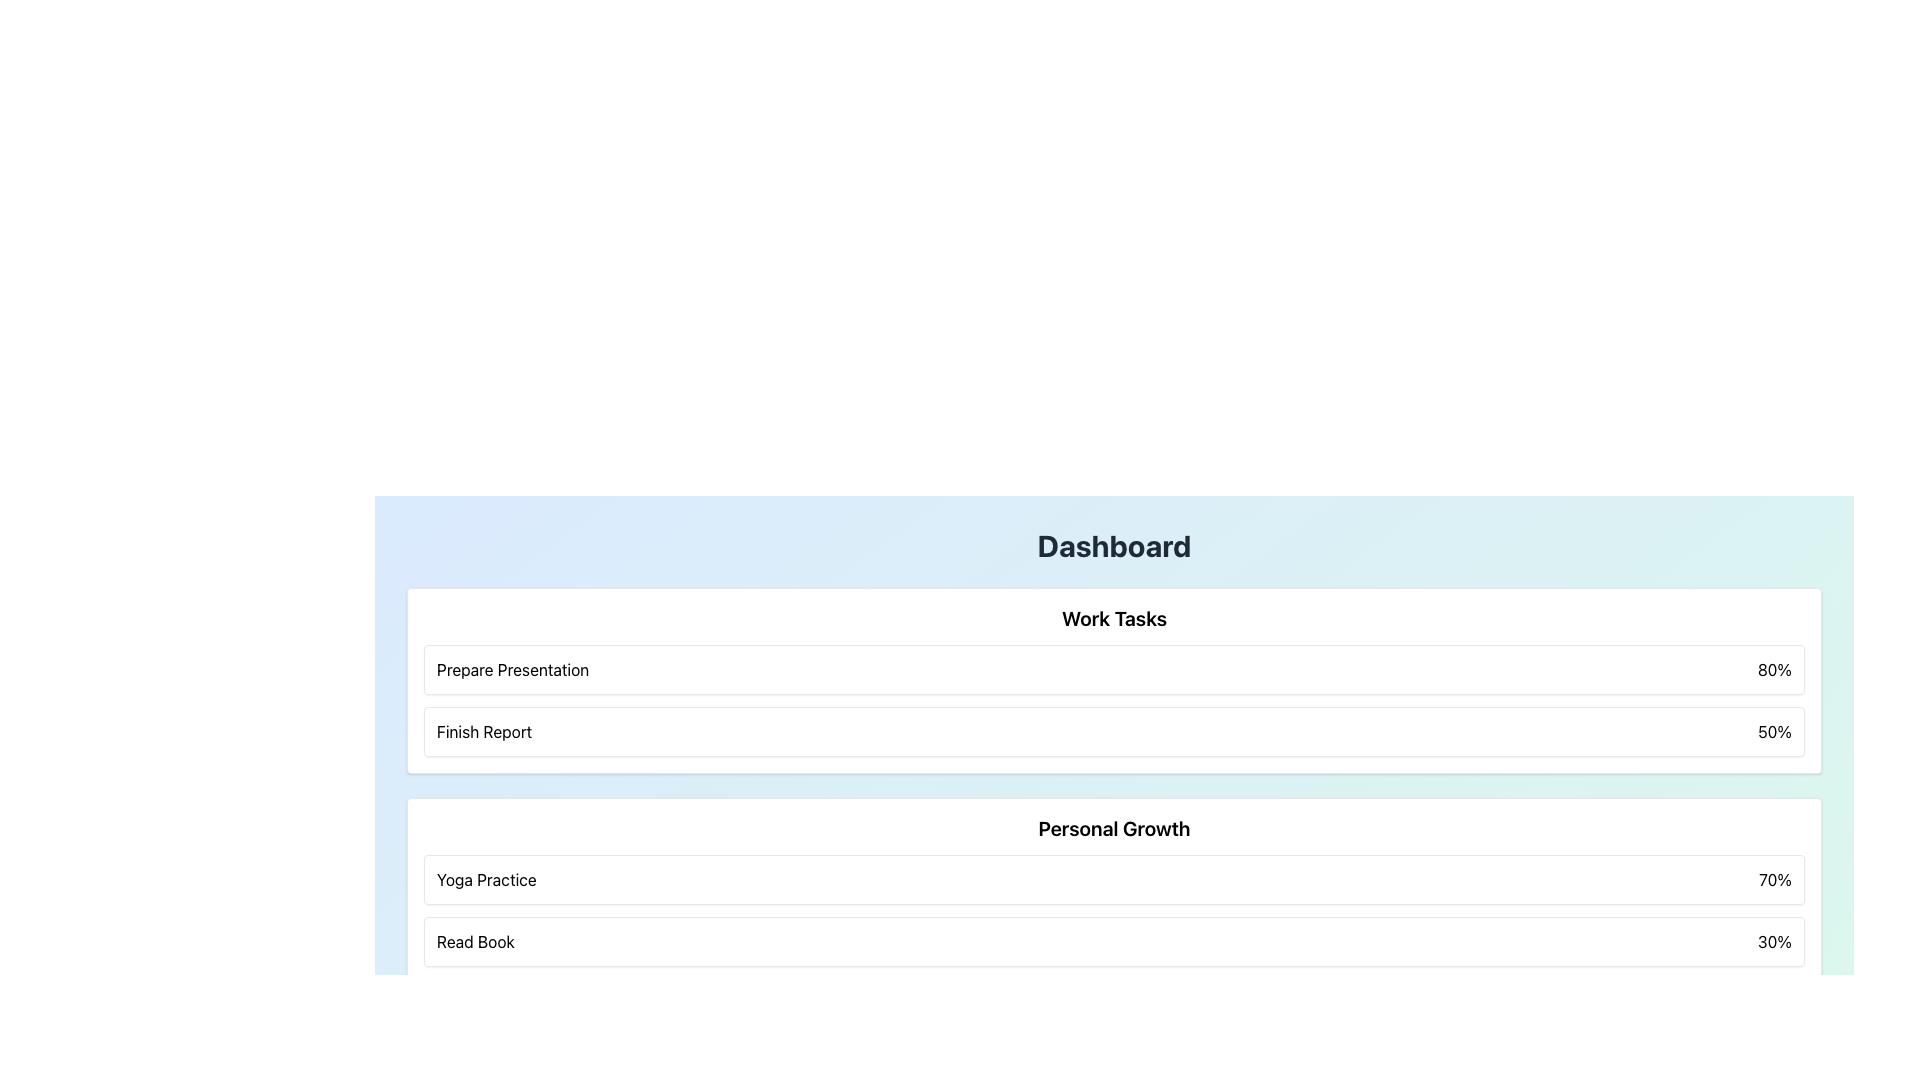 Image resolution: width=1920 pixels, height=1080 pixels. Describe the element at coordinates (513, 670) in the screenshot. I see `the Text Label that serves as a title for the 'Prepare Presentation' task in the 'Work Tasks' section of the dashboard` at that location.